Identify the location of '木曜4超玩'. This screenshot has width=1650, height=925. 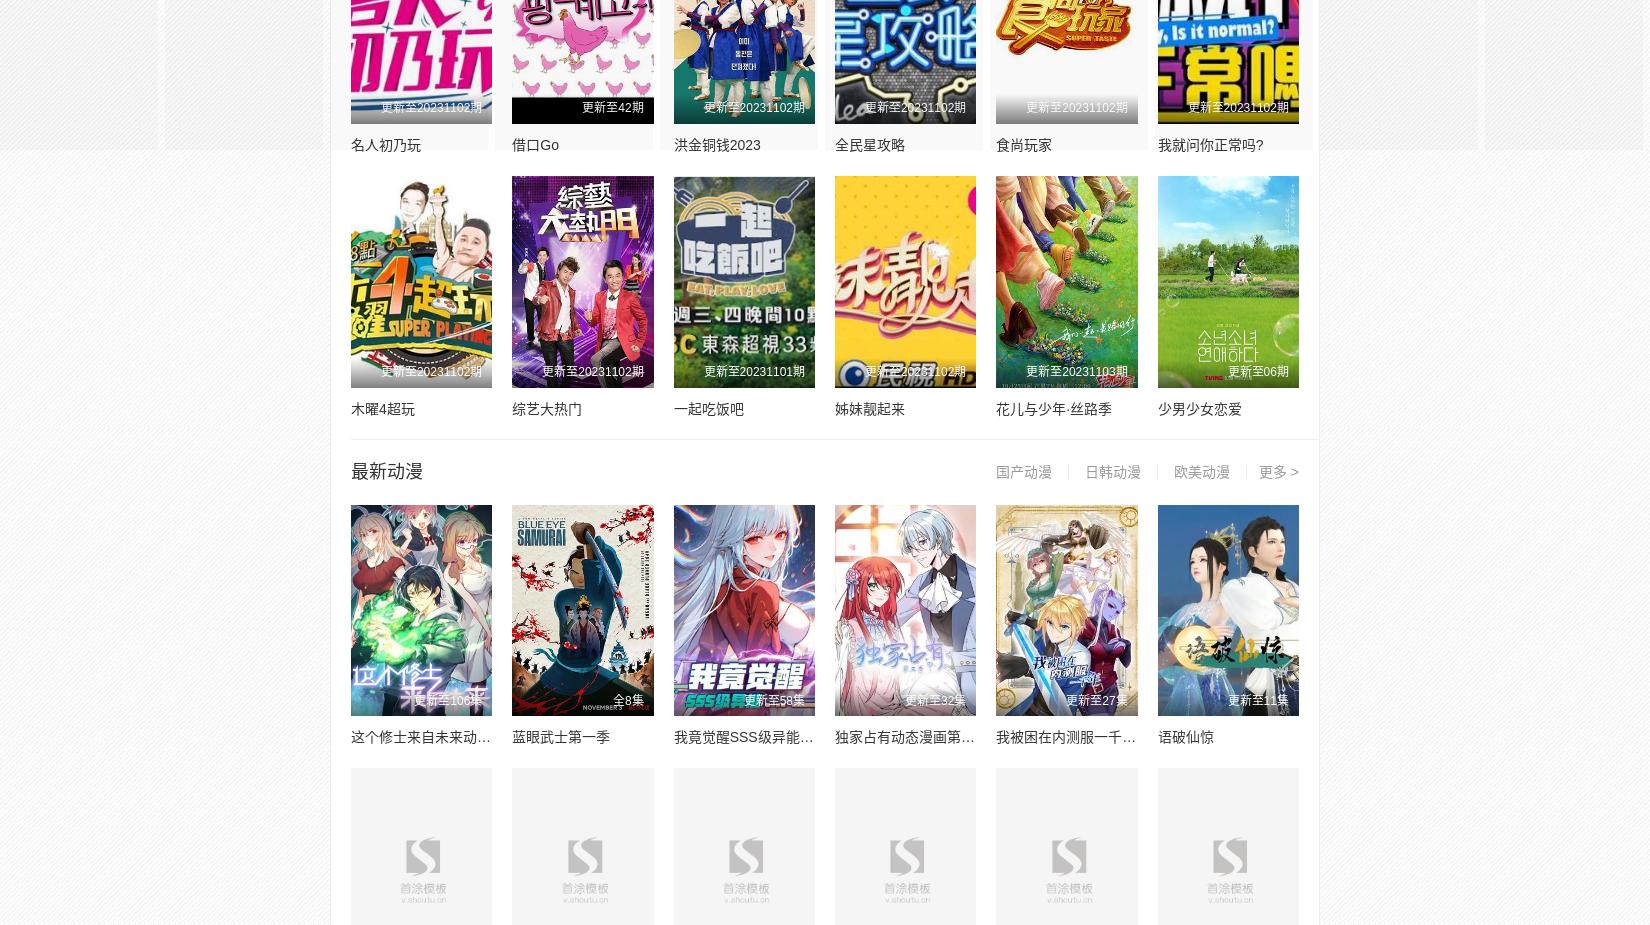
(382, 407).